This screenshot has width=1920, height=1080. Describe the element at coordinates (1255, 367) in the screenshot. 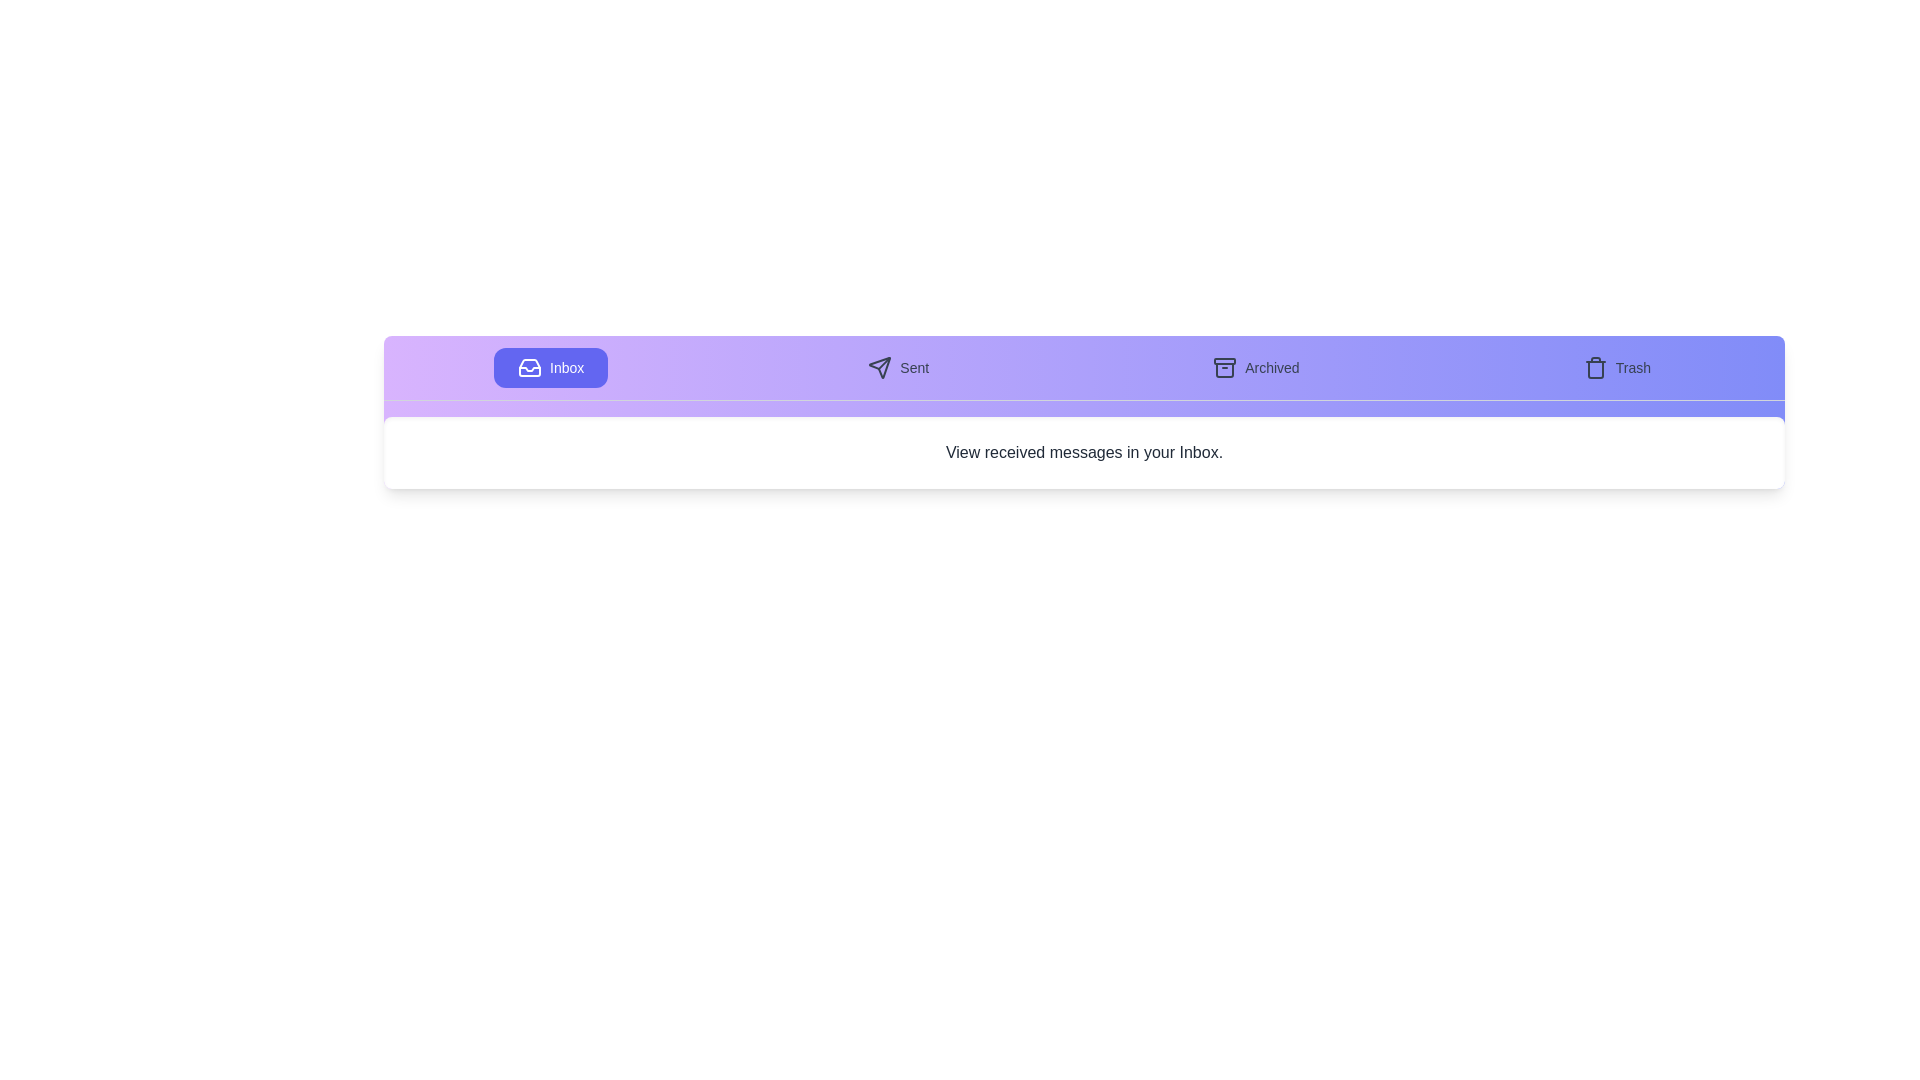

I see `the tab labeled Archived` at that location.